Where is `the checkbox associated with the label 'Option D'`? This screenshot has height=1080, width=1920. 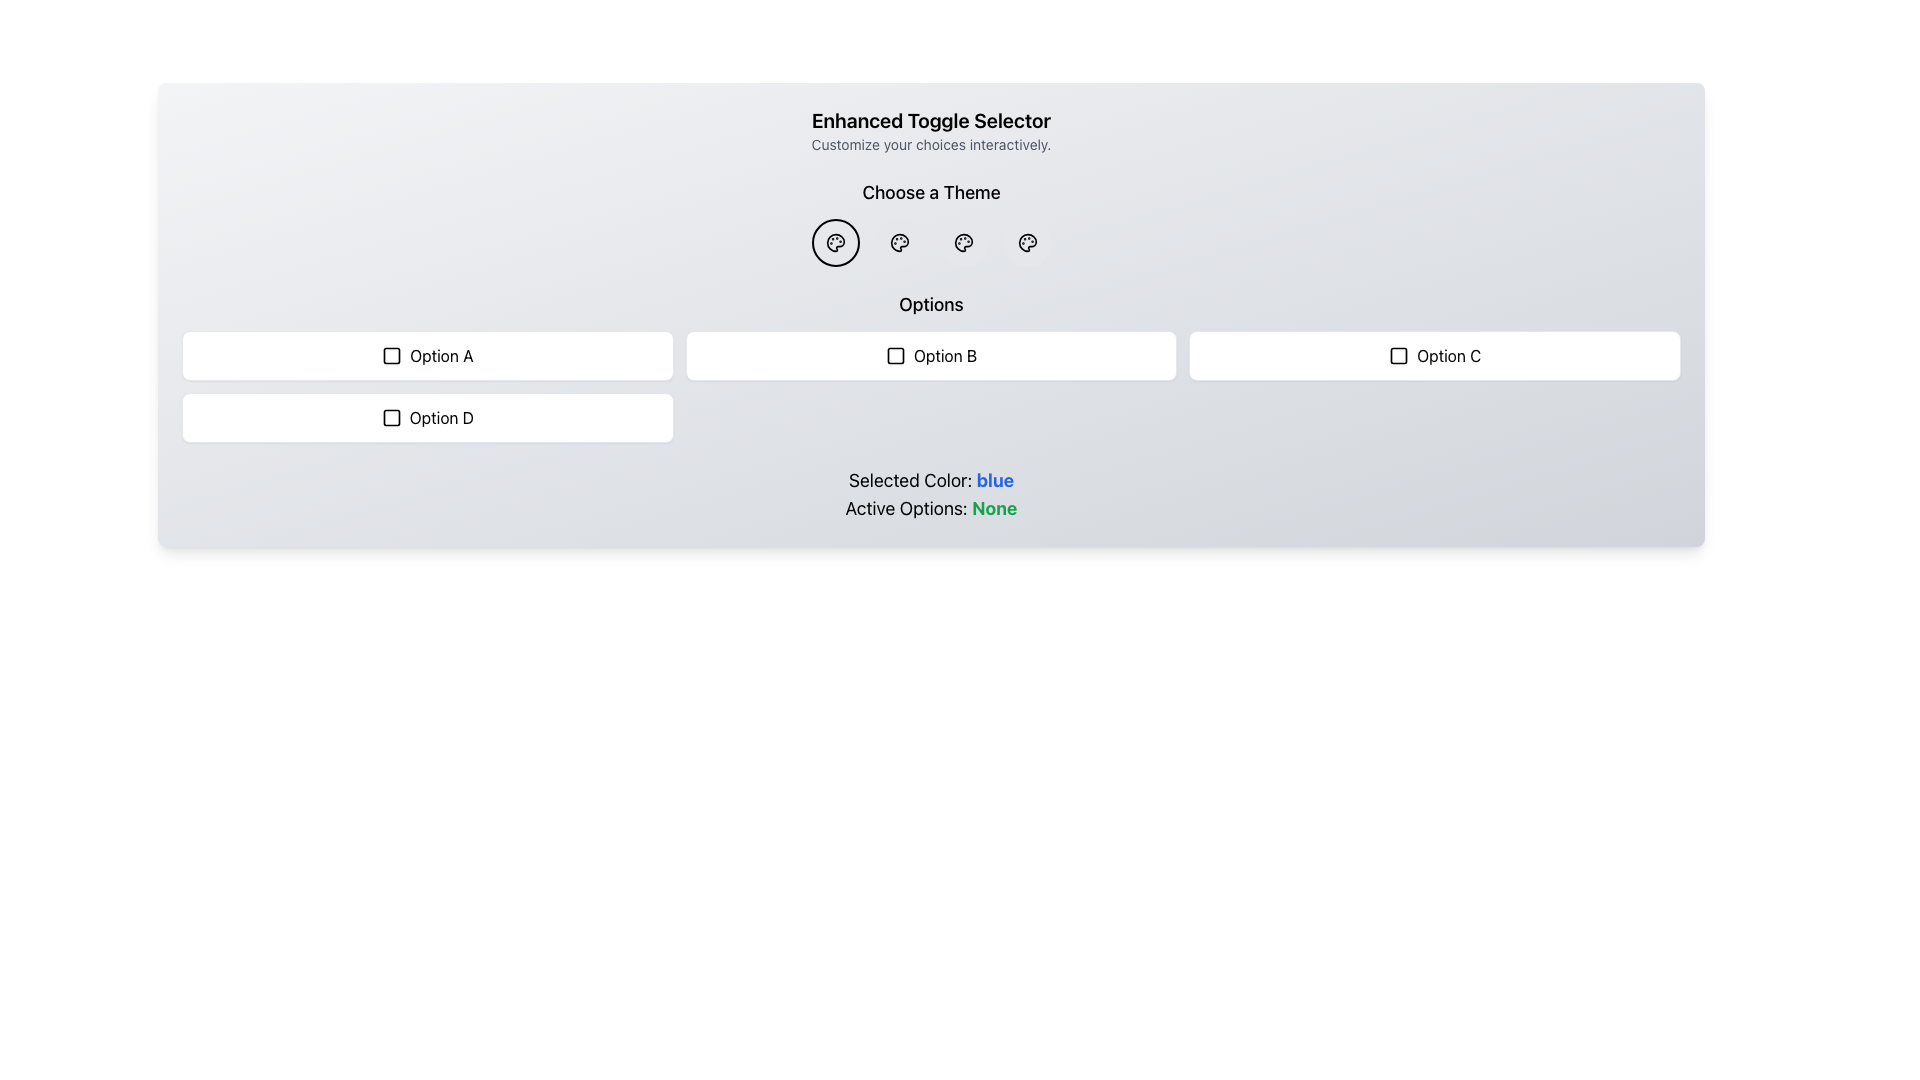
the checkbox associated with the label 'Option D' is located at coordinates (391, 416).